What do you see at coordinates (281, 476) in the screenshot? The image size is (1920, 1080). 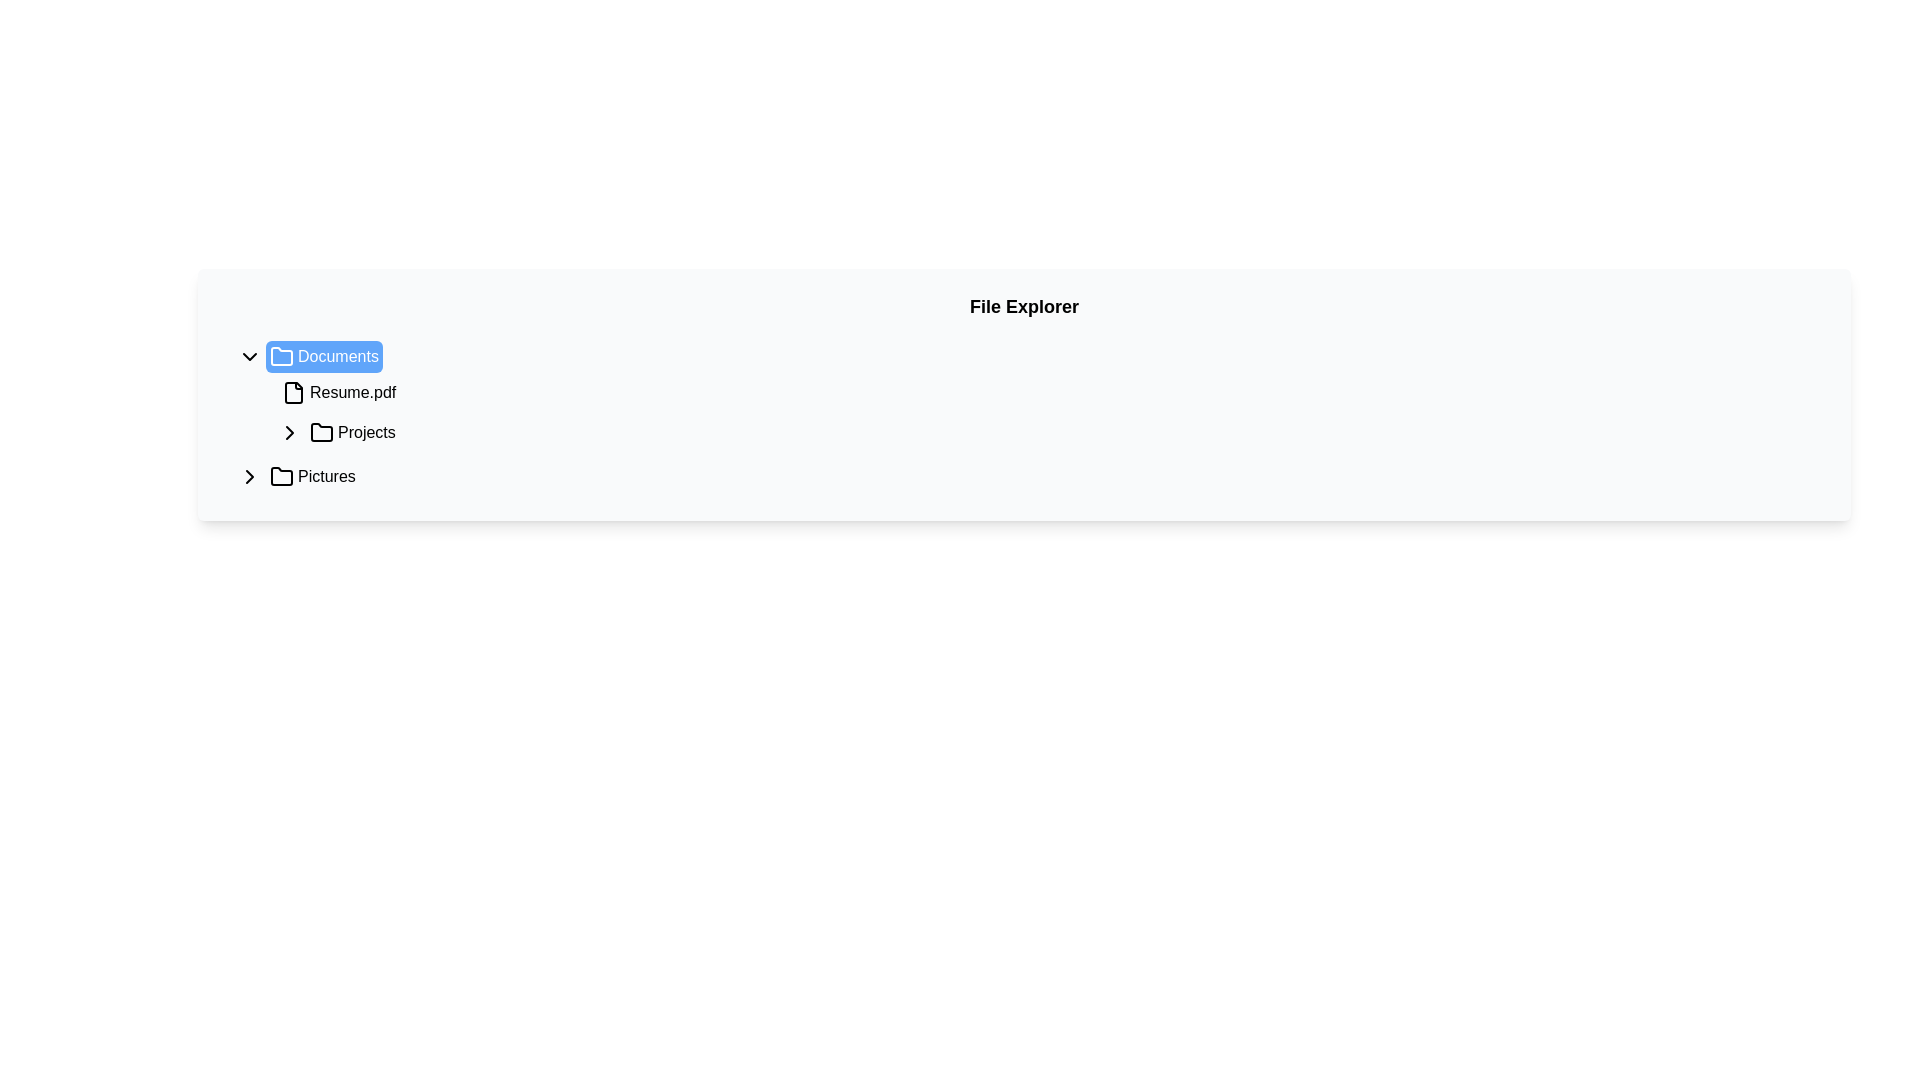 I see `the folder icon representing the 'Pictures' directory in the file explorer interface, which is located next to the 'Pictures' text label` at bounding box center [281, 476].